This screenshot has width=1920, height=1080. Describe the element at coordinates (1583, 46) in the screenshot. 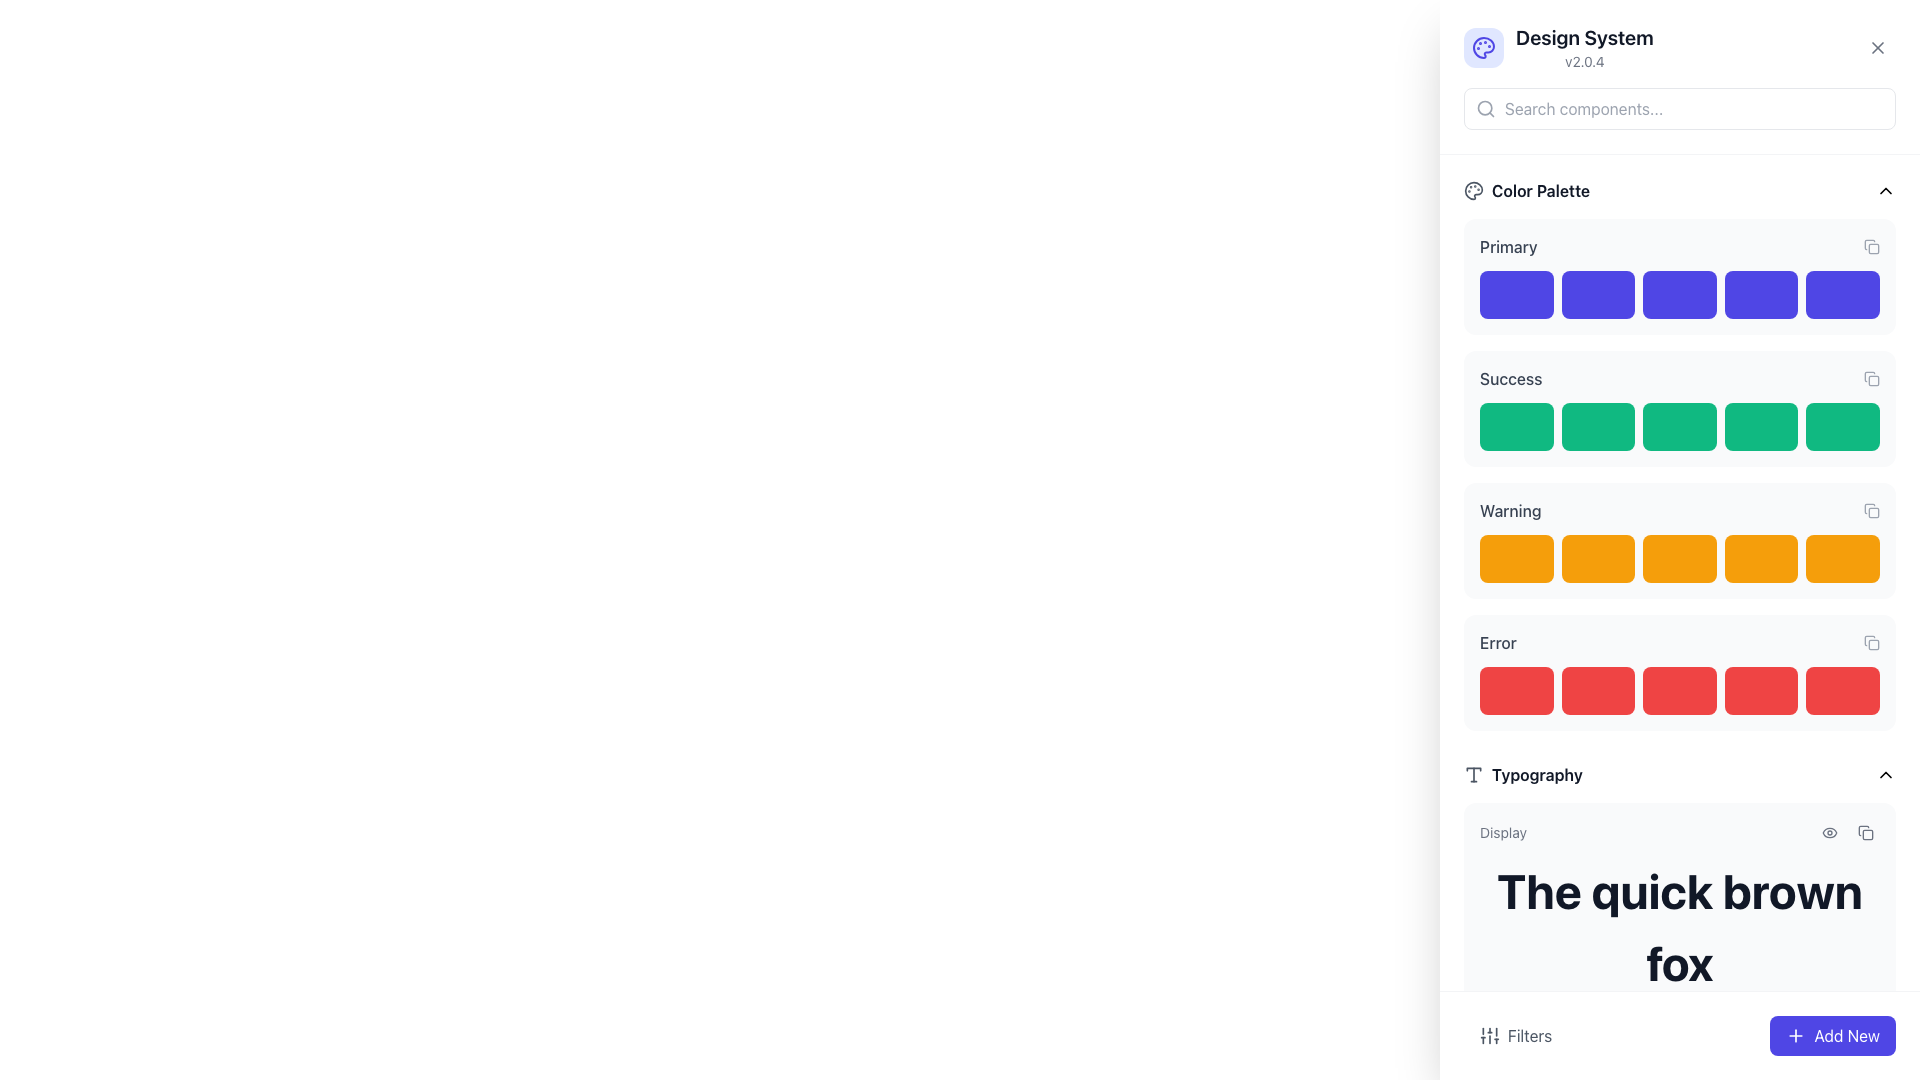

I see `the system information Text label located near the top-right corner of the interface, which serves as a header for adjacent UI components` at that location.